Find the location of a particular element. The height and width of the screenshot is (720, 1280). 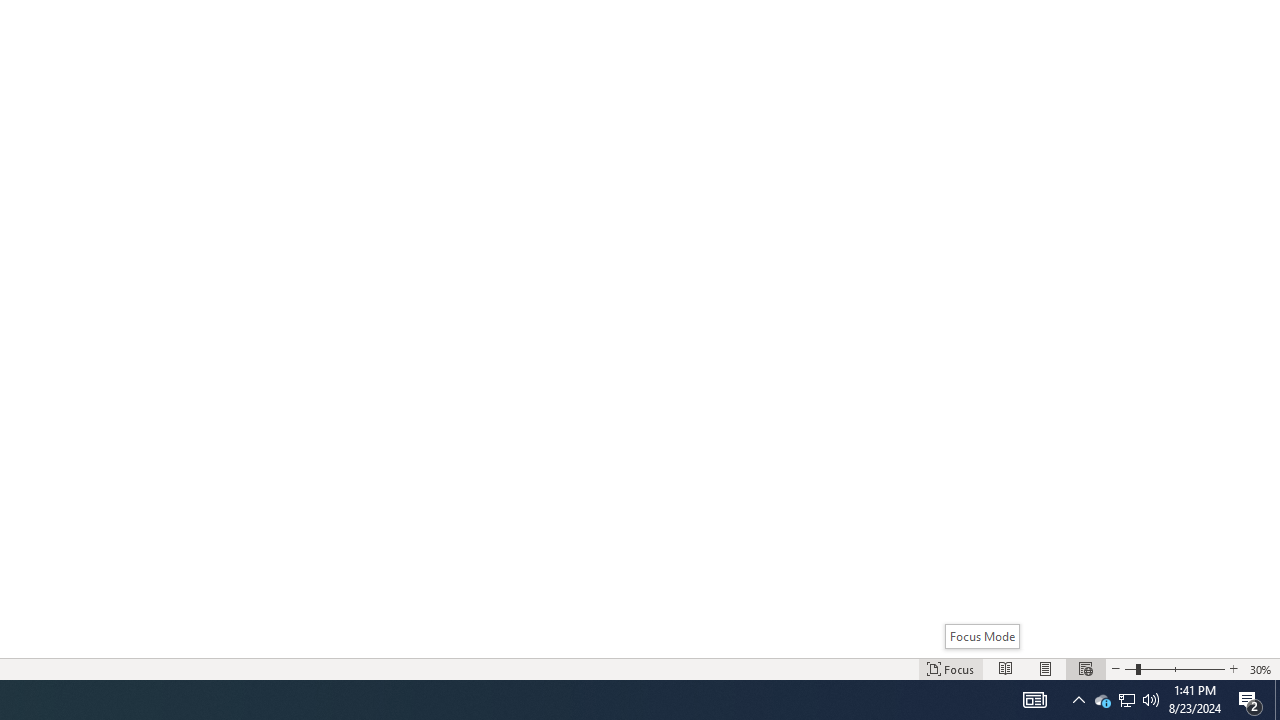

'Focus Mode' is located at coordinates (982, 636).